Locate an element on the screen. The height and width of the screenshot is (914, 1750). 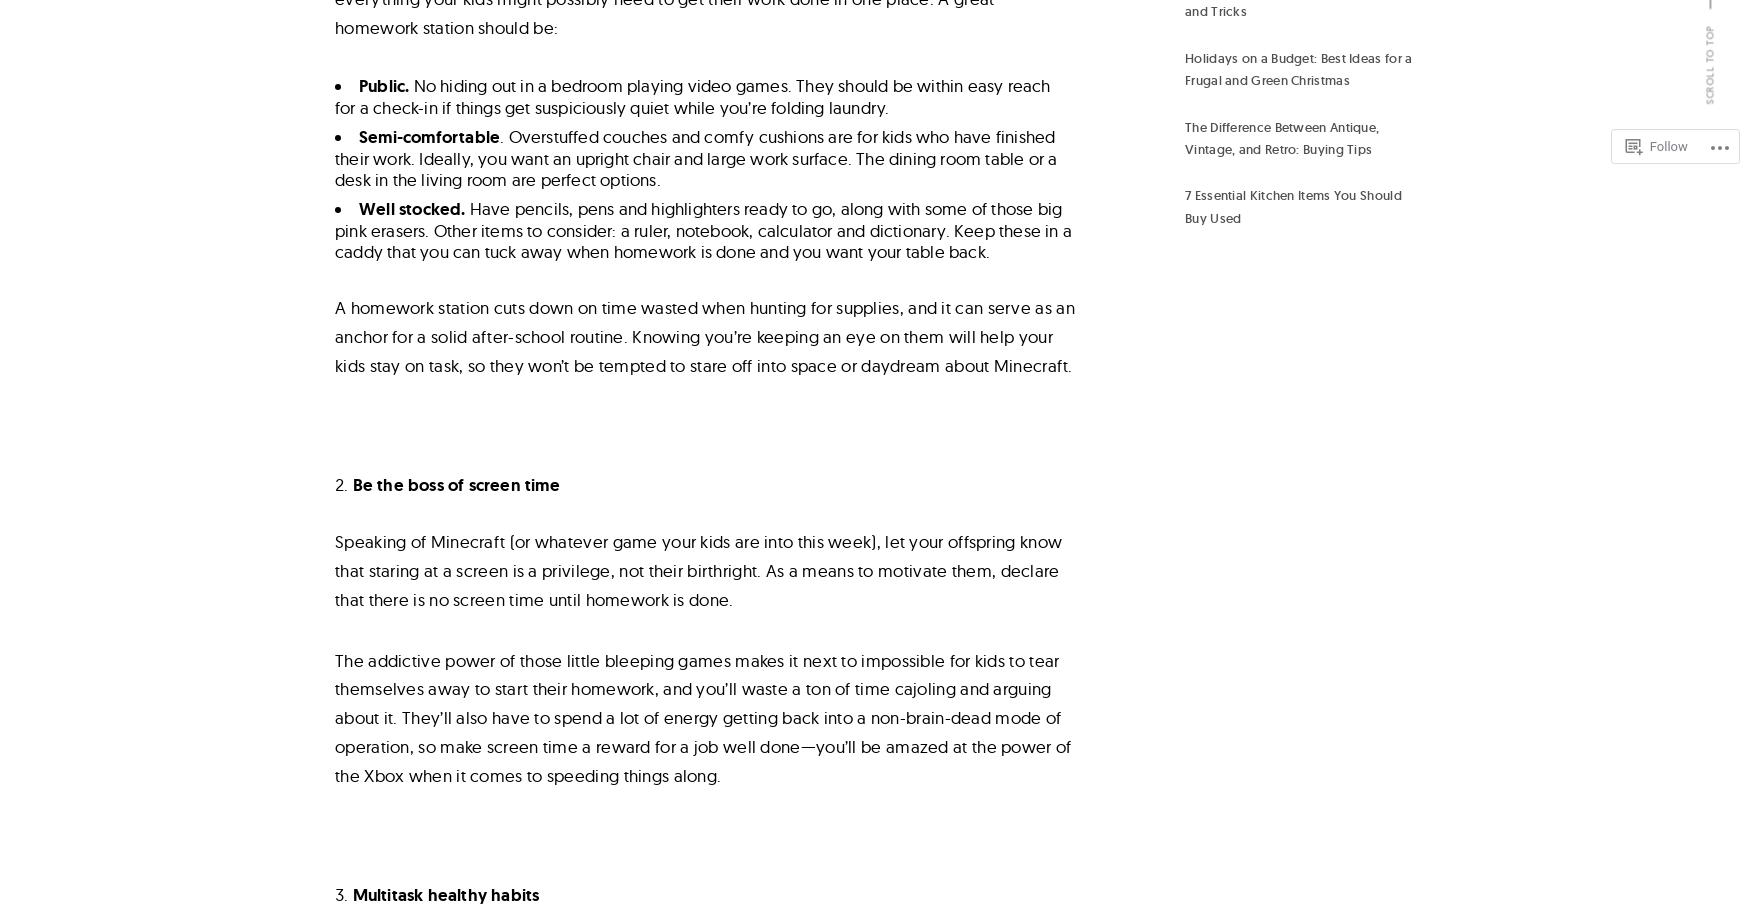
'Follow' is located at coordinates (1666, 143).